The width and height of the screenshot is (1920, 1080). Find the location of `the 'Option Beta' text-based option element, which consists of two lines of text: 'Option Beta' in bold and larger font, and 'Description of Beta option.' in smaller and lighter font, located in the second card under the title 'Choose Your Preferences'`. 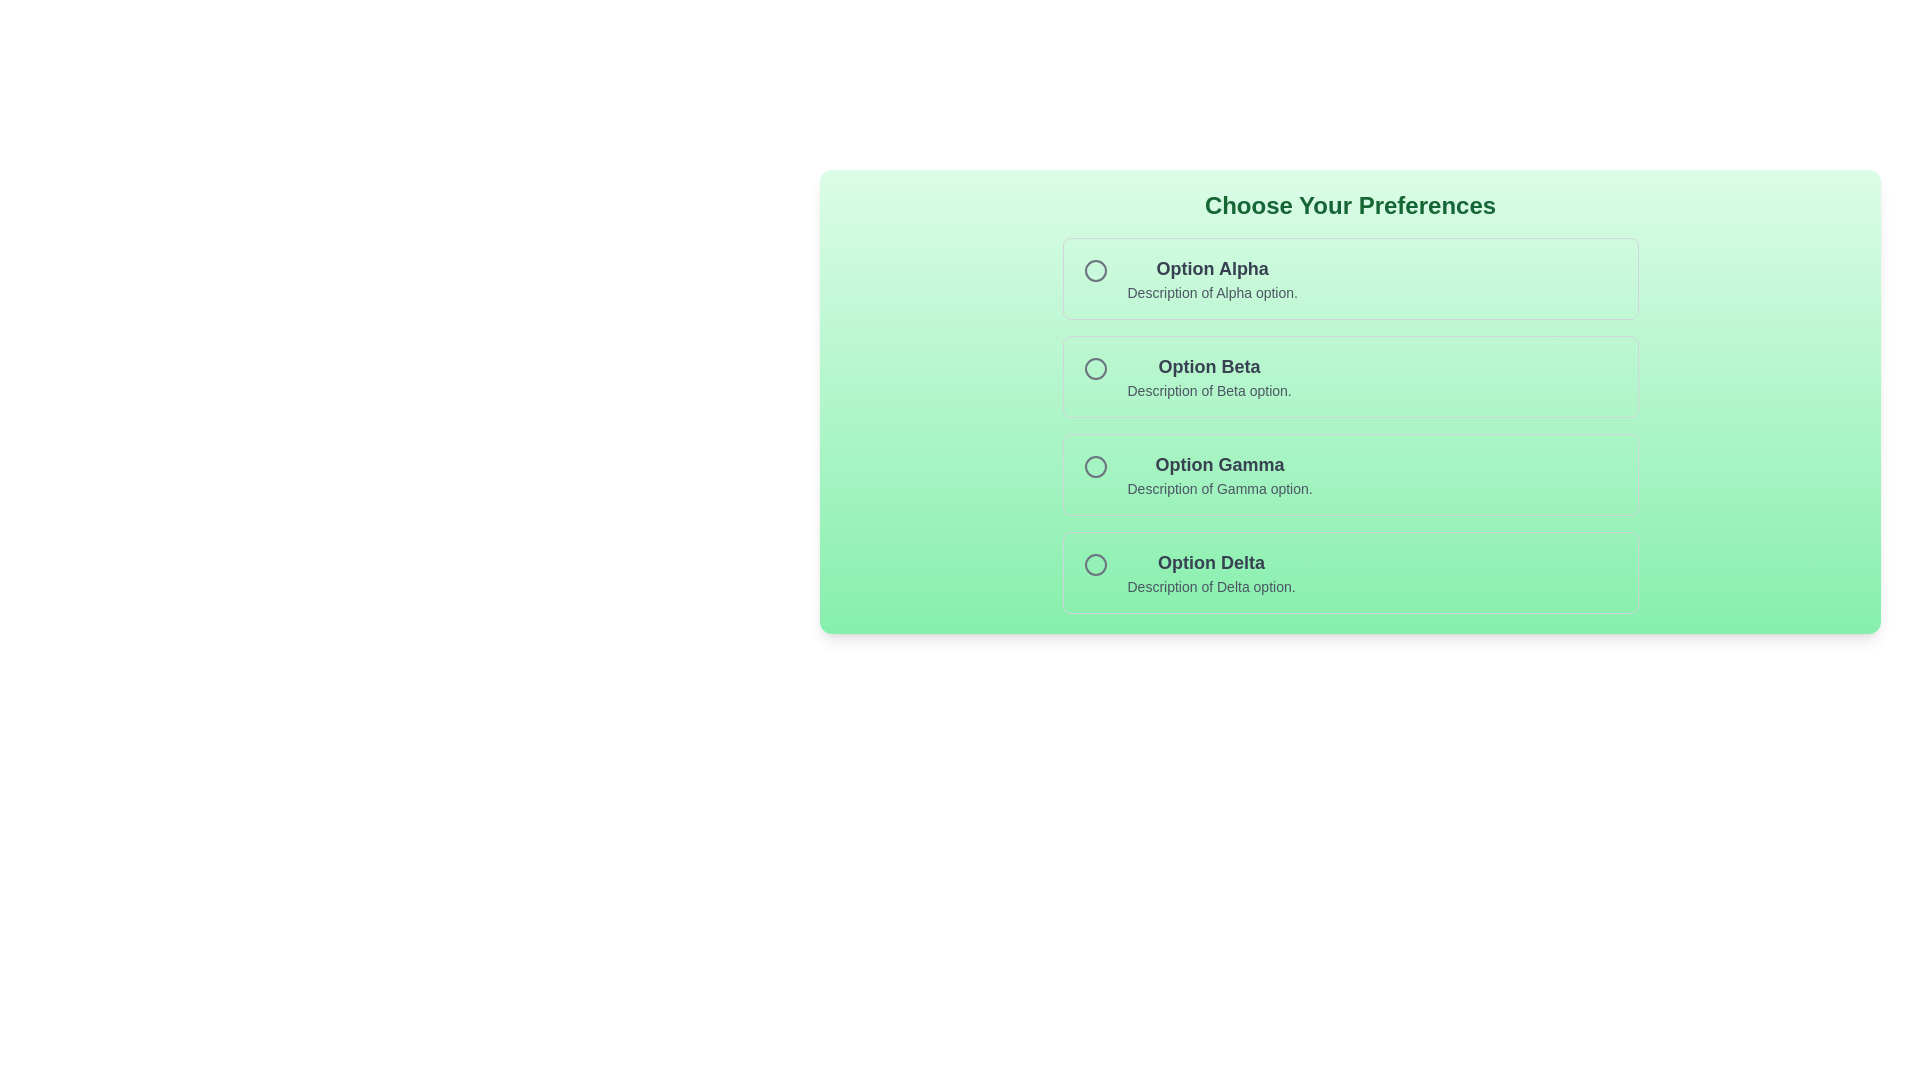

the 'Option Beta' text-based option element, which consists of two lines of text: 'Option Beta' in bold and larger font, and 'Description of Beta option.' in smaller and lighter font, located in the second card under the title 'Choose Your Preferences' is located at coordinates (1208, 377).